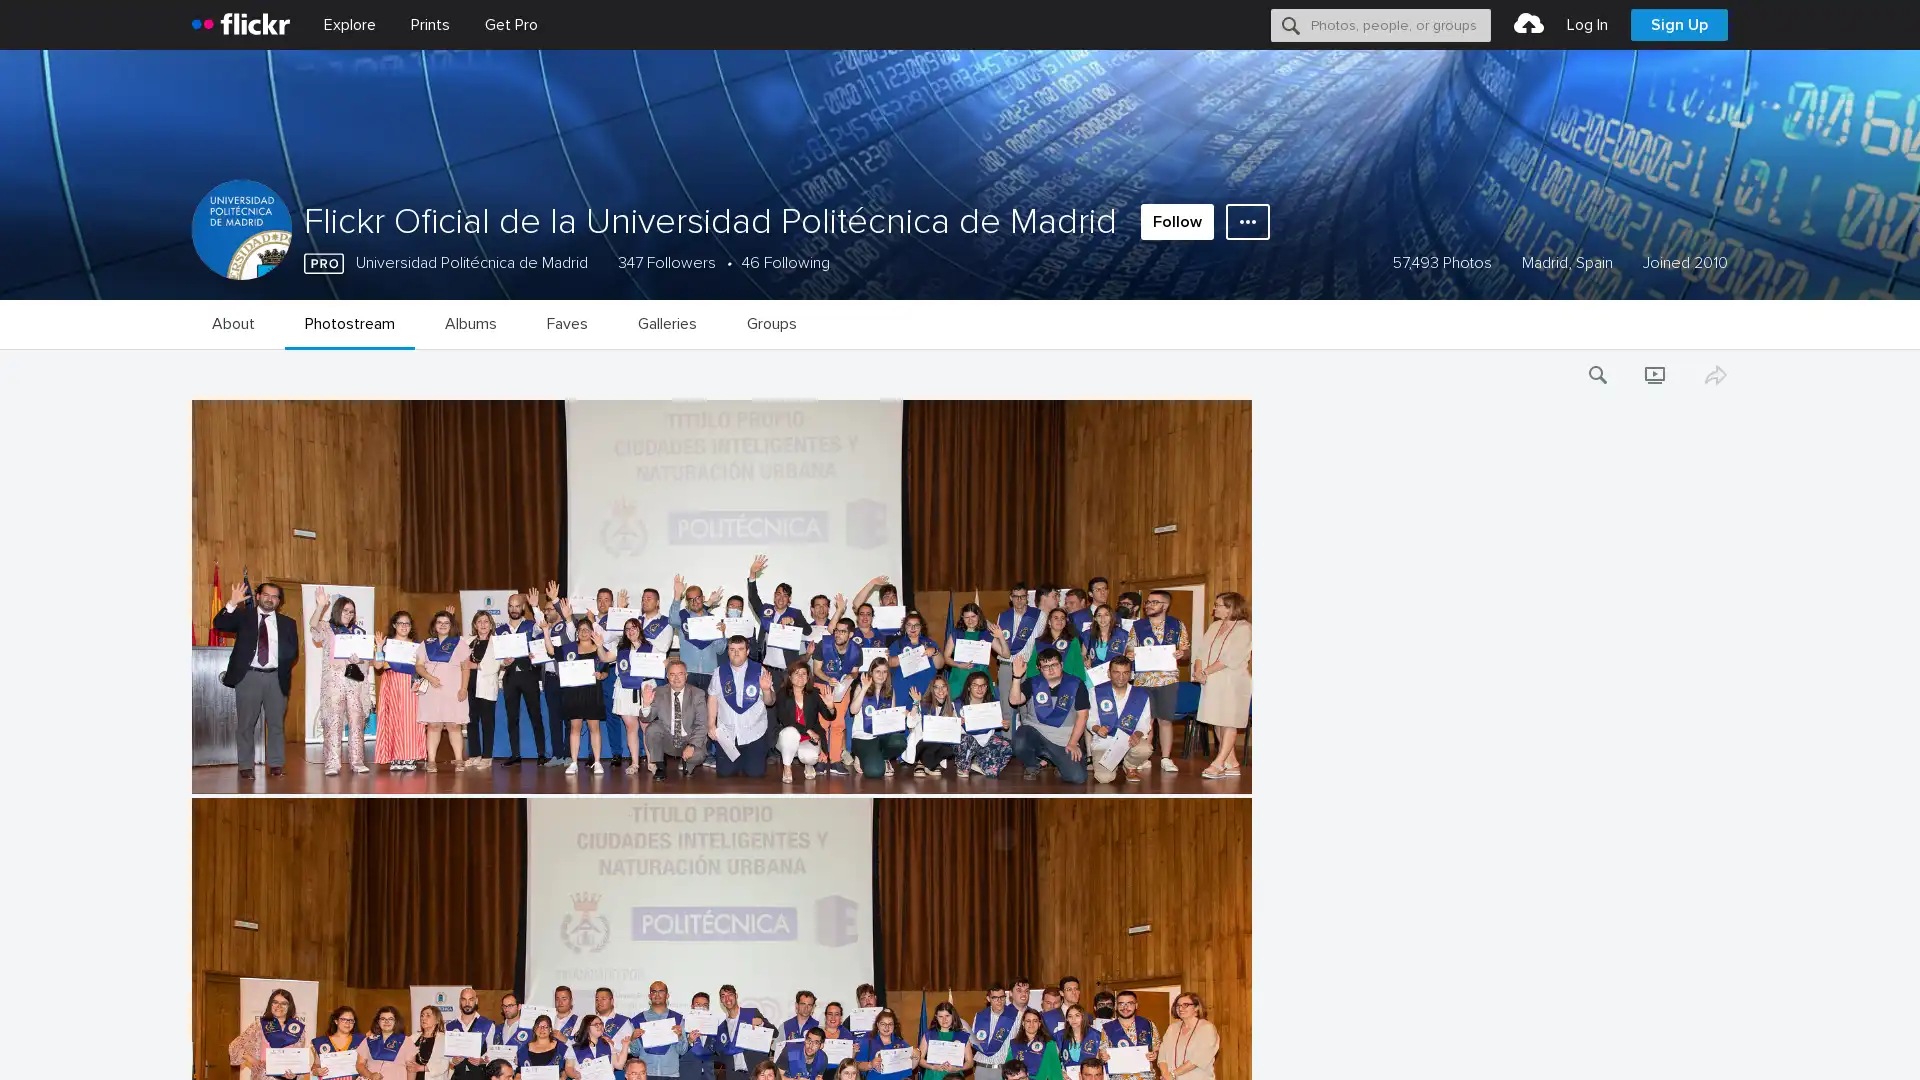 This screenshot has width=1920, height=1080. I want to click on Add to Favorites, so click(192, 705).